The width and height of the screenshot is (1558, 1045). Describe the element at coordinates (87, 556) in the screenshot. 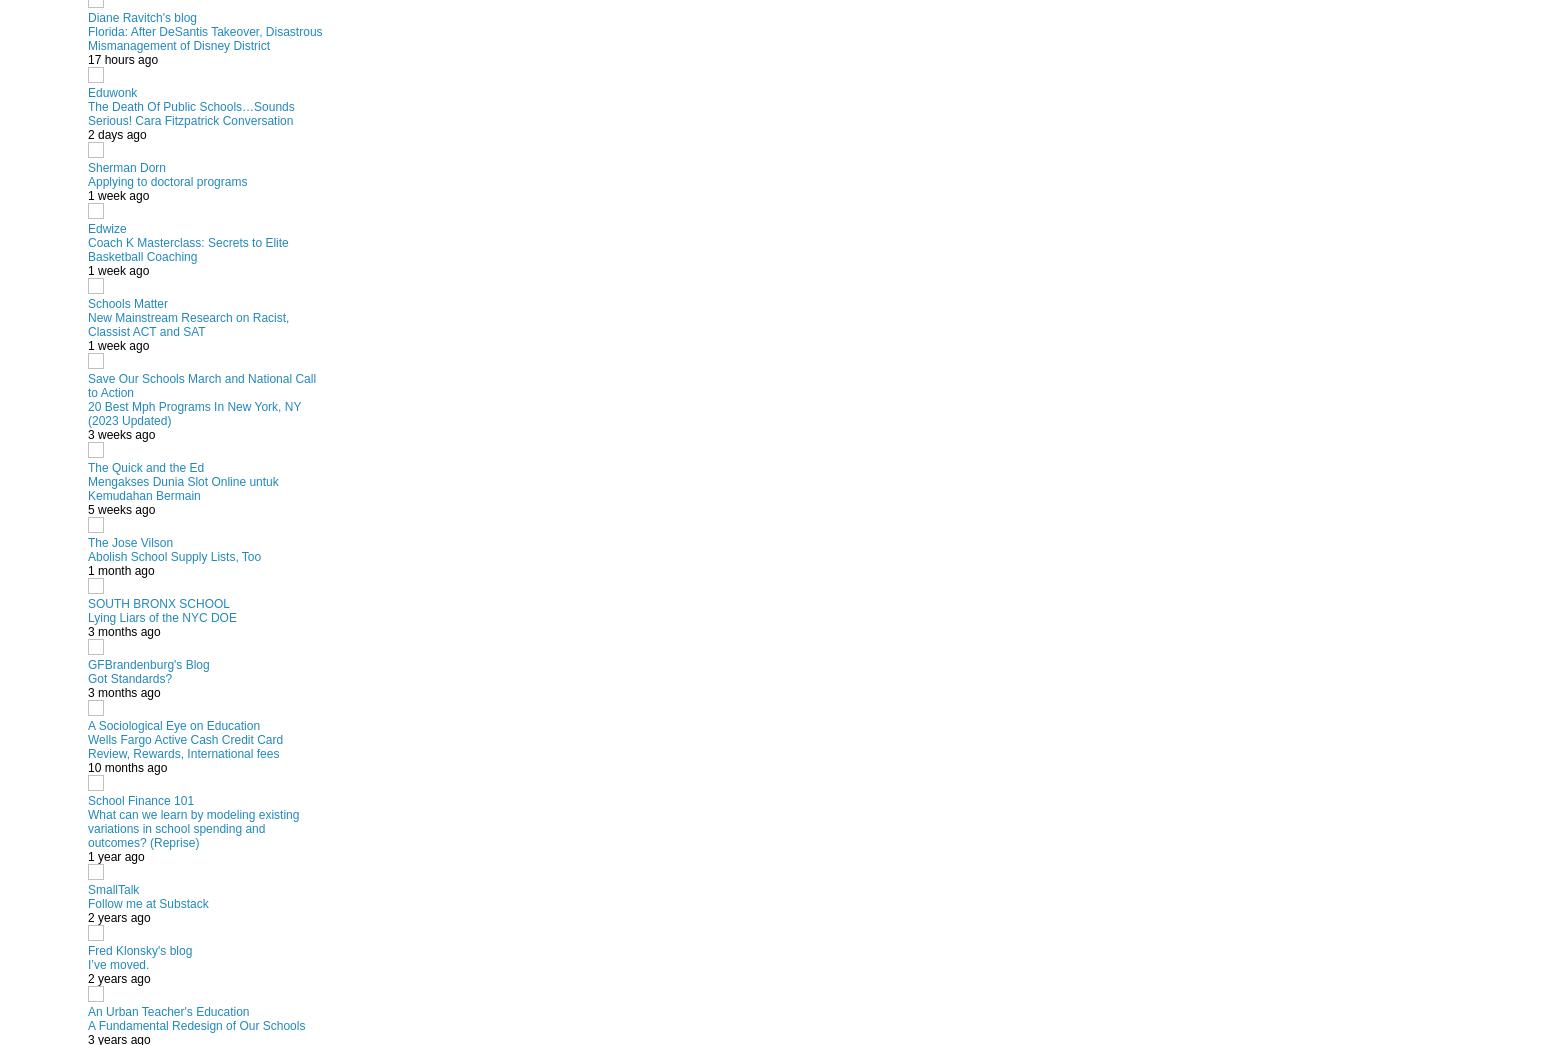

I see `'Abolish School Supply Lists, Too'` at that location.